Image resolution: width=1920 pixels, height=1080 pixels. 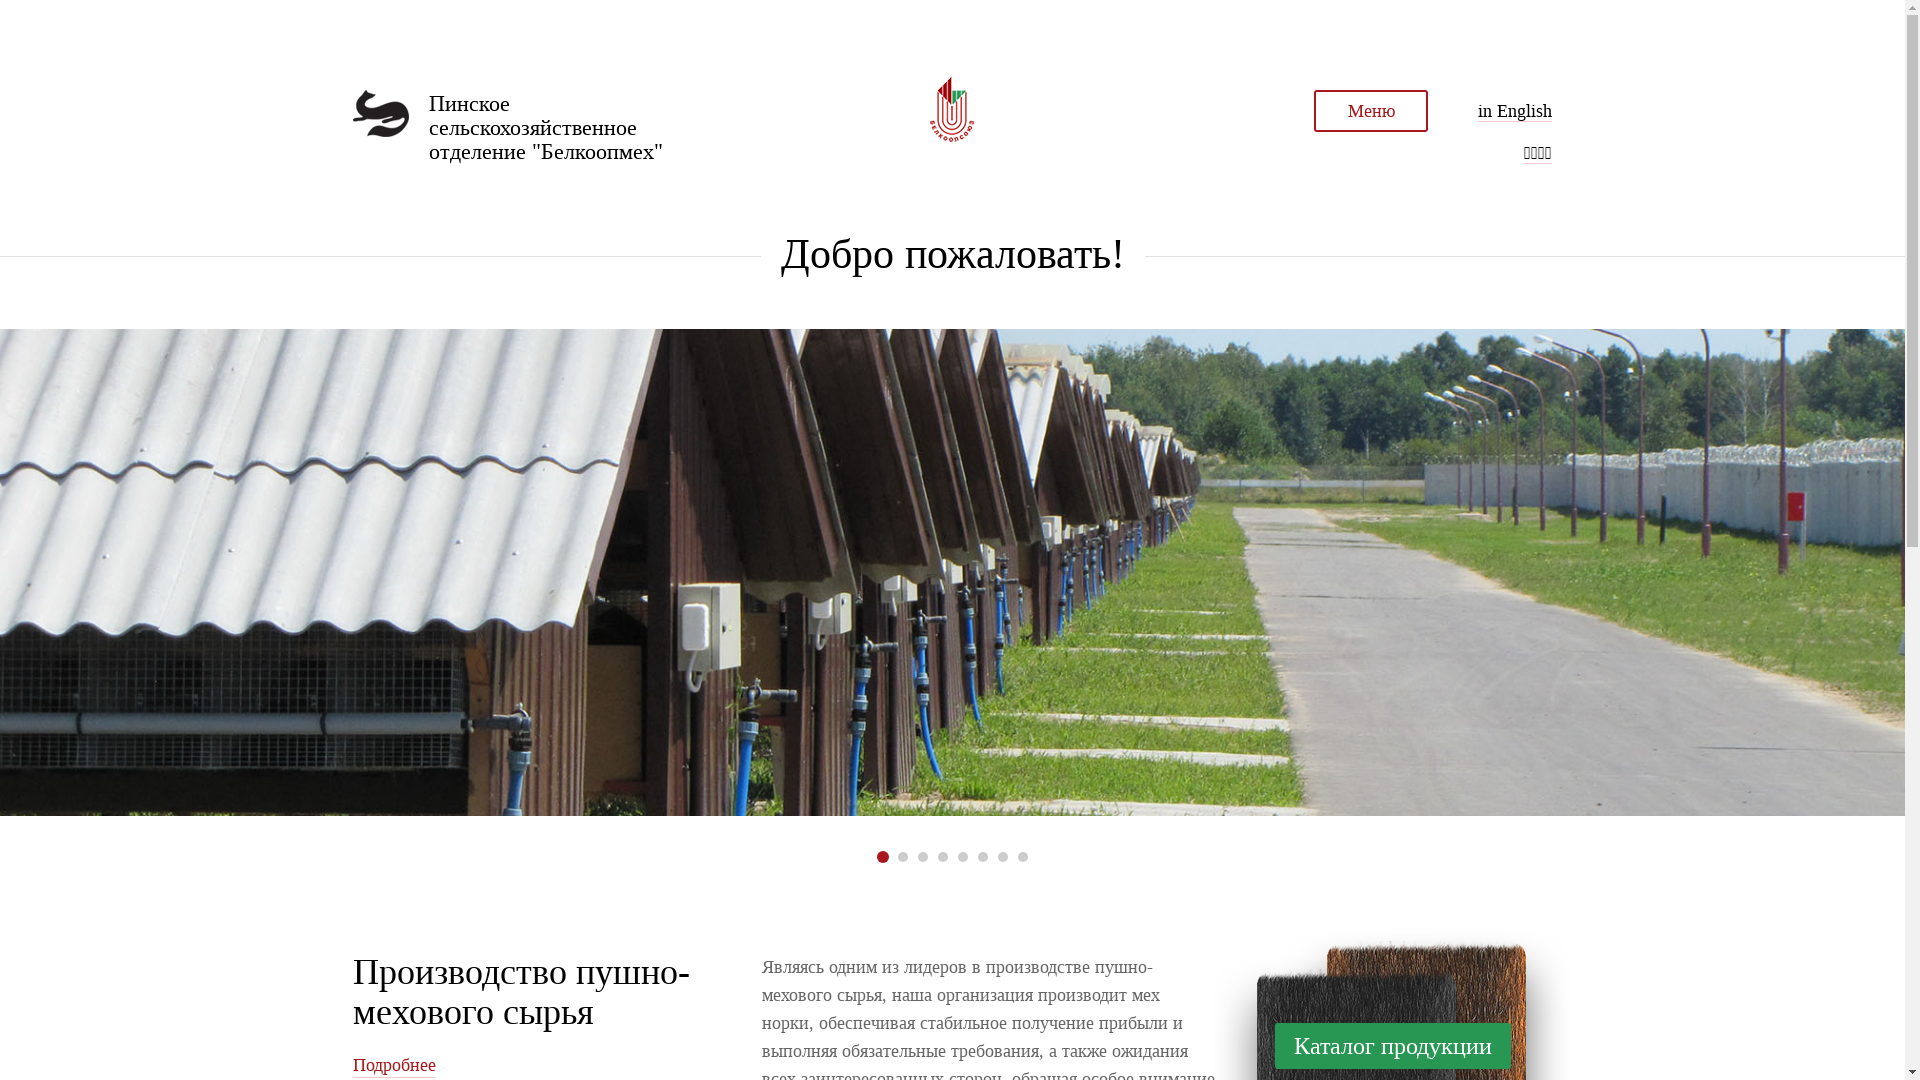 I want to click on 'in English', so click(x=1478, y=111).